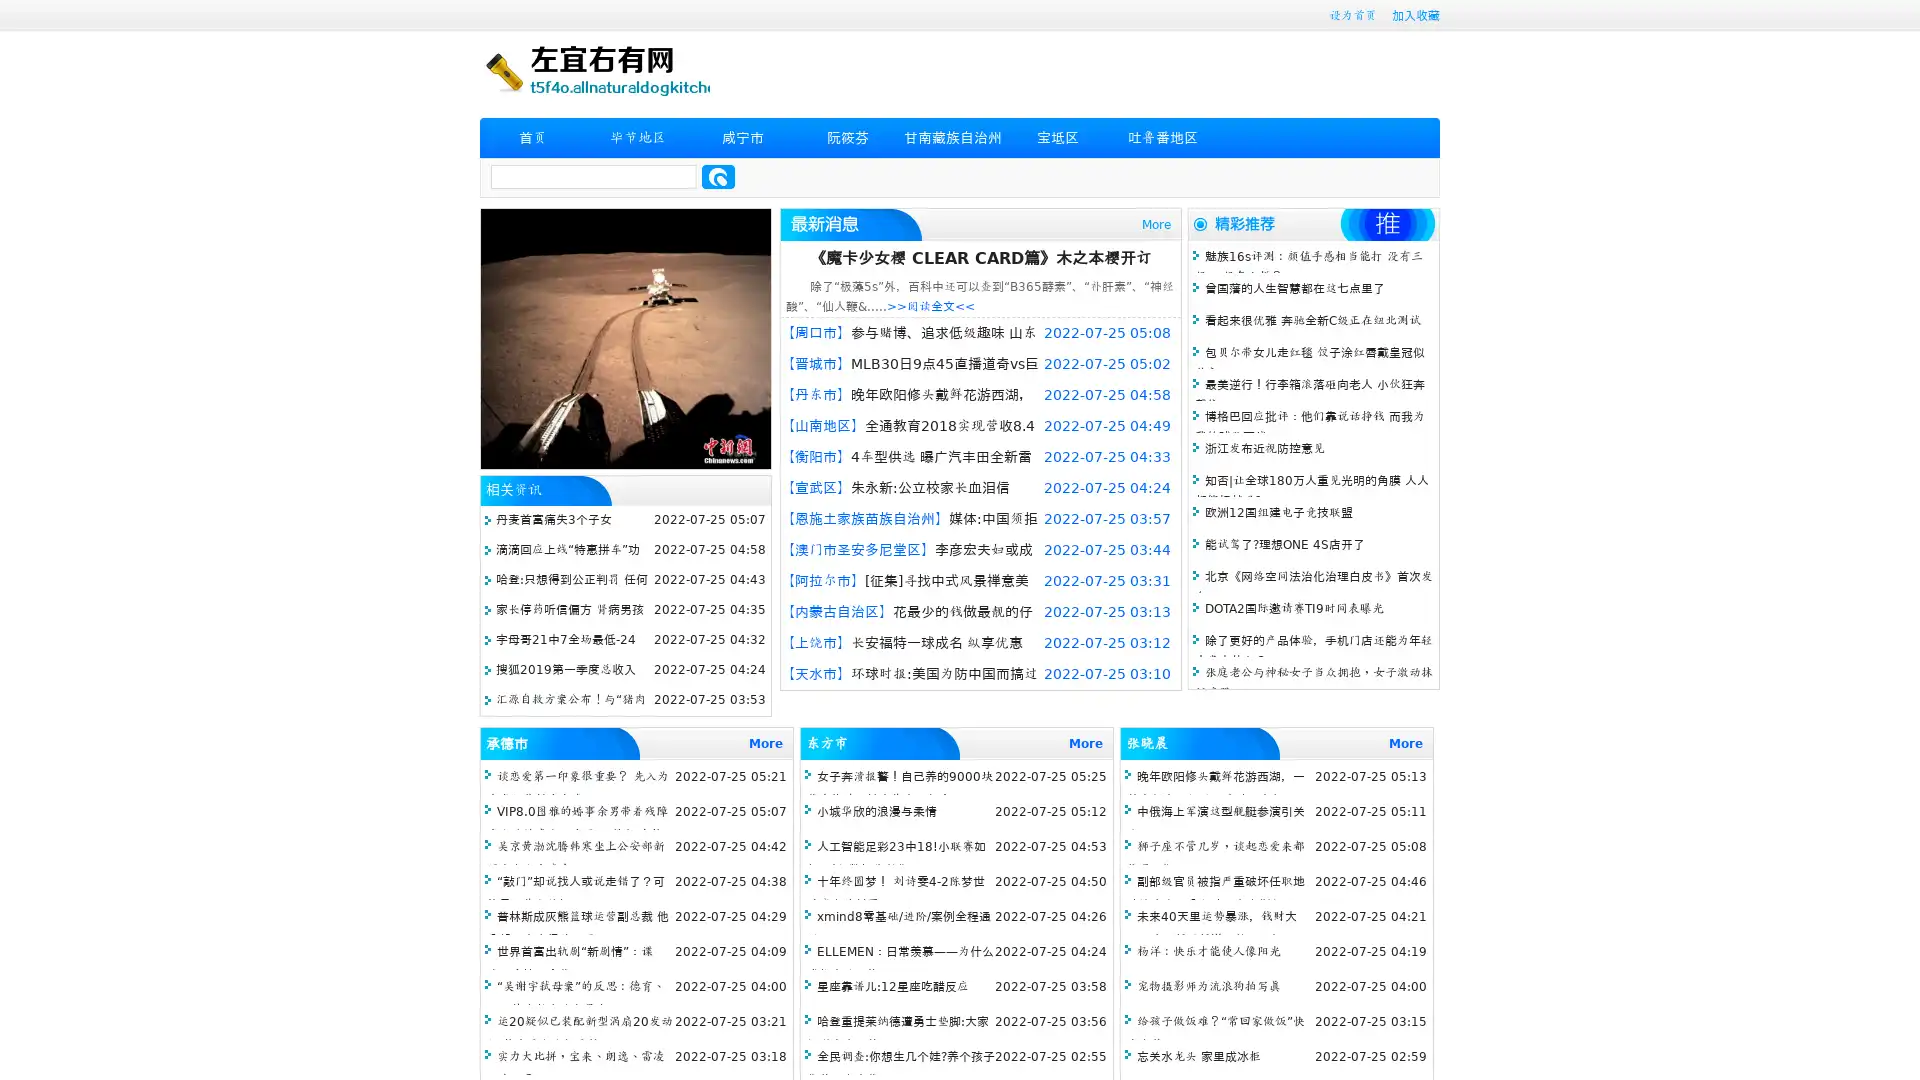 The height and width of the screenshot is (1080, 1920). Describe the element at coordinates (718, 176) in the screenshot. I see `Search` at that location.